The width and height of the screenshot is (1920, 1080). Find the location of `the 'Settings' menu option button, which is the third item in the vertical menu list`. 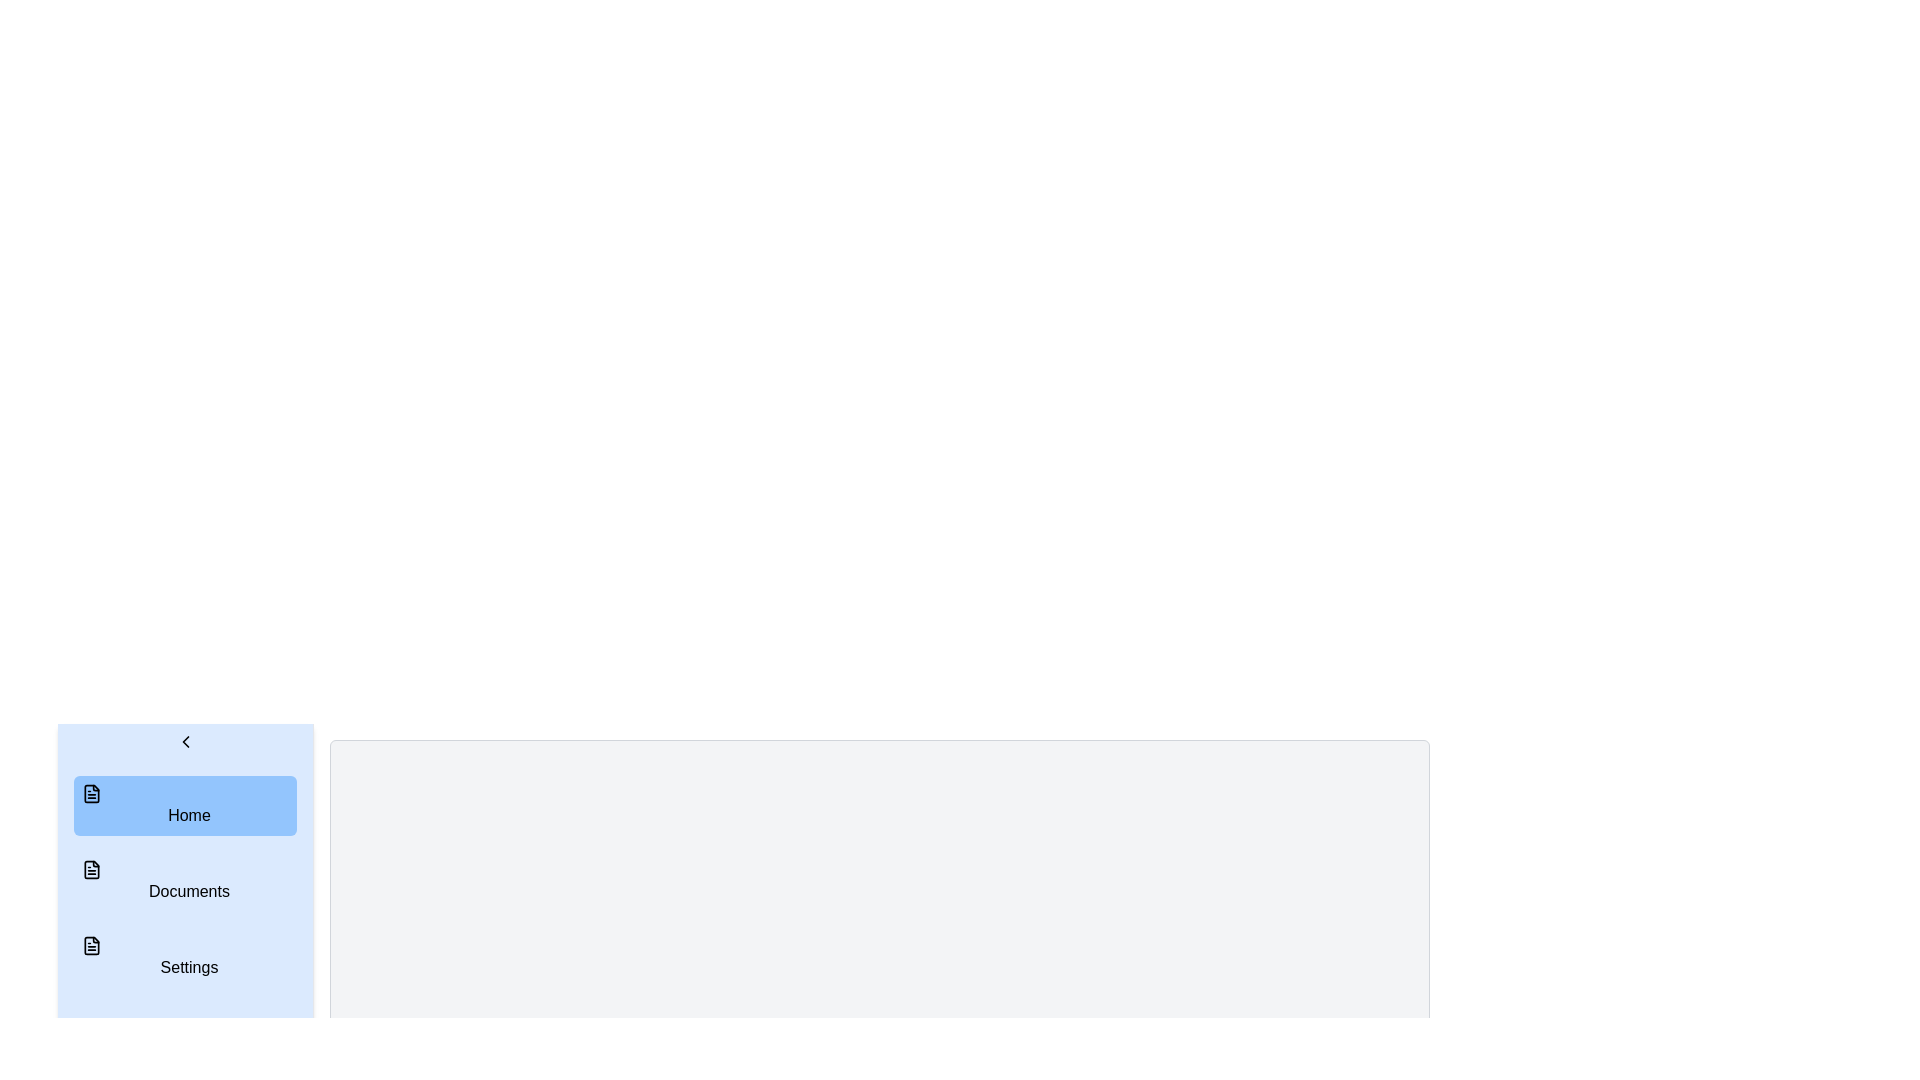

the 'Settings' menu option button, which is the third item in the vertical menu list is located at coordinates (185, 956).